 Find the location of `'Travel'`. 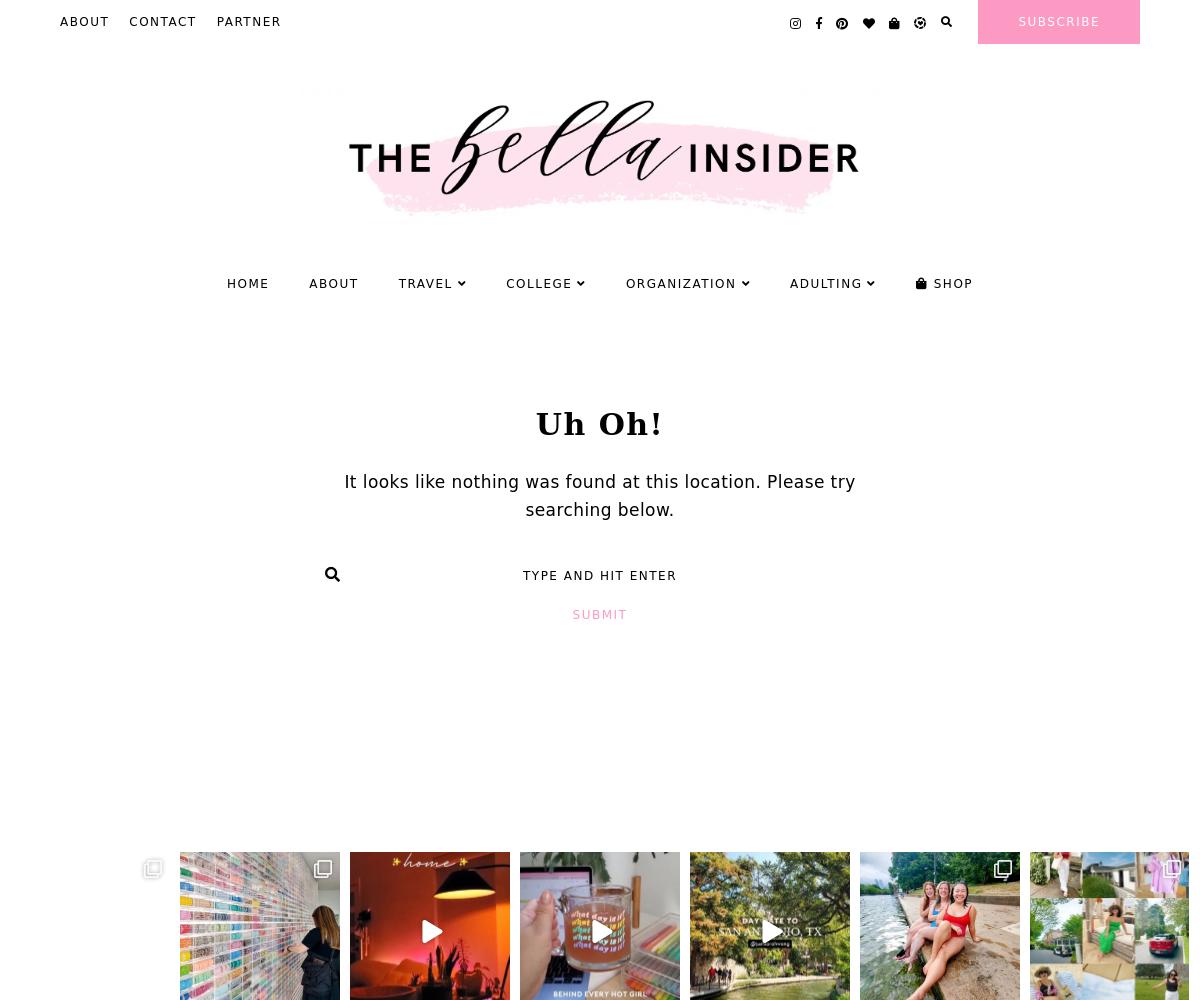

'Travel' is located at coordinates (398, 283).